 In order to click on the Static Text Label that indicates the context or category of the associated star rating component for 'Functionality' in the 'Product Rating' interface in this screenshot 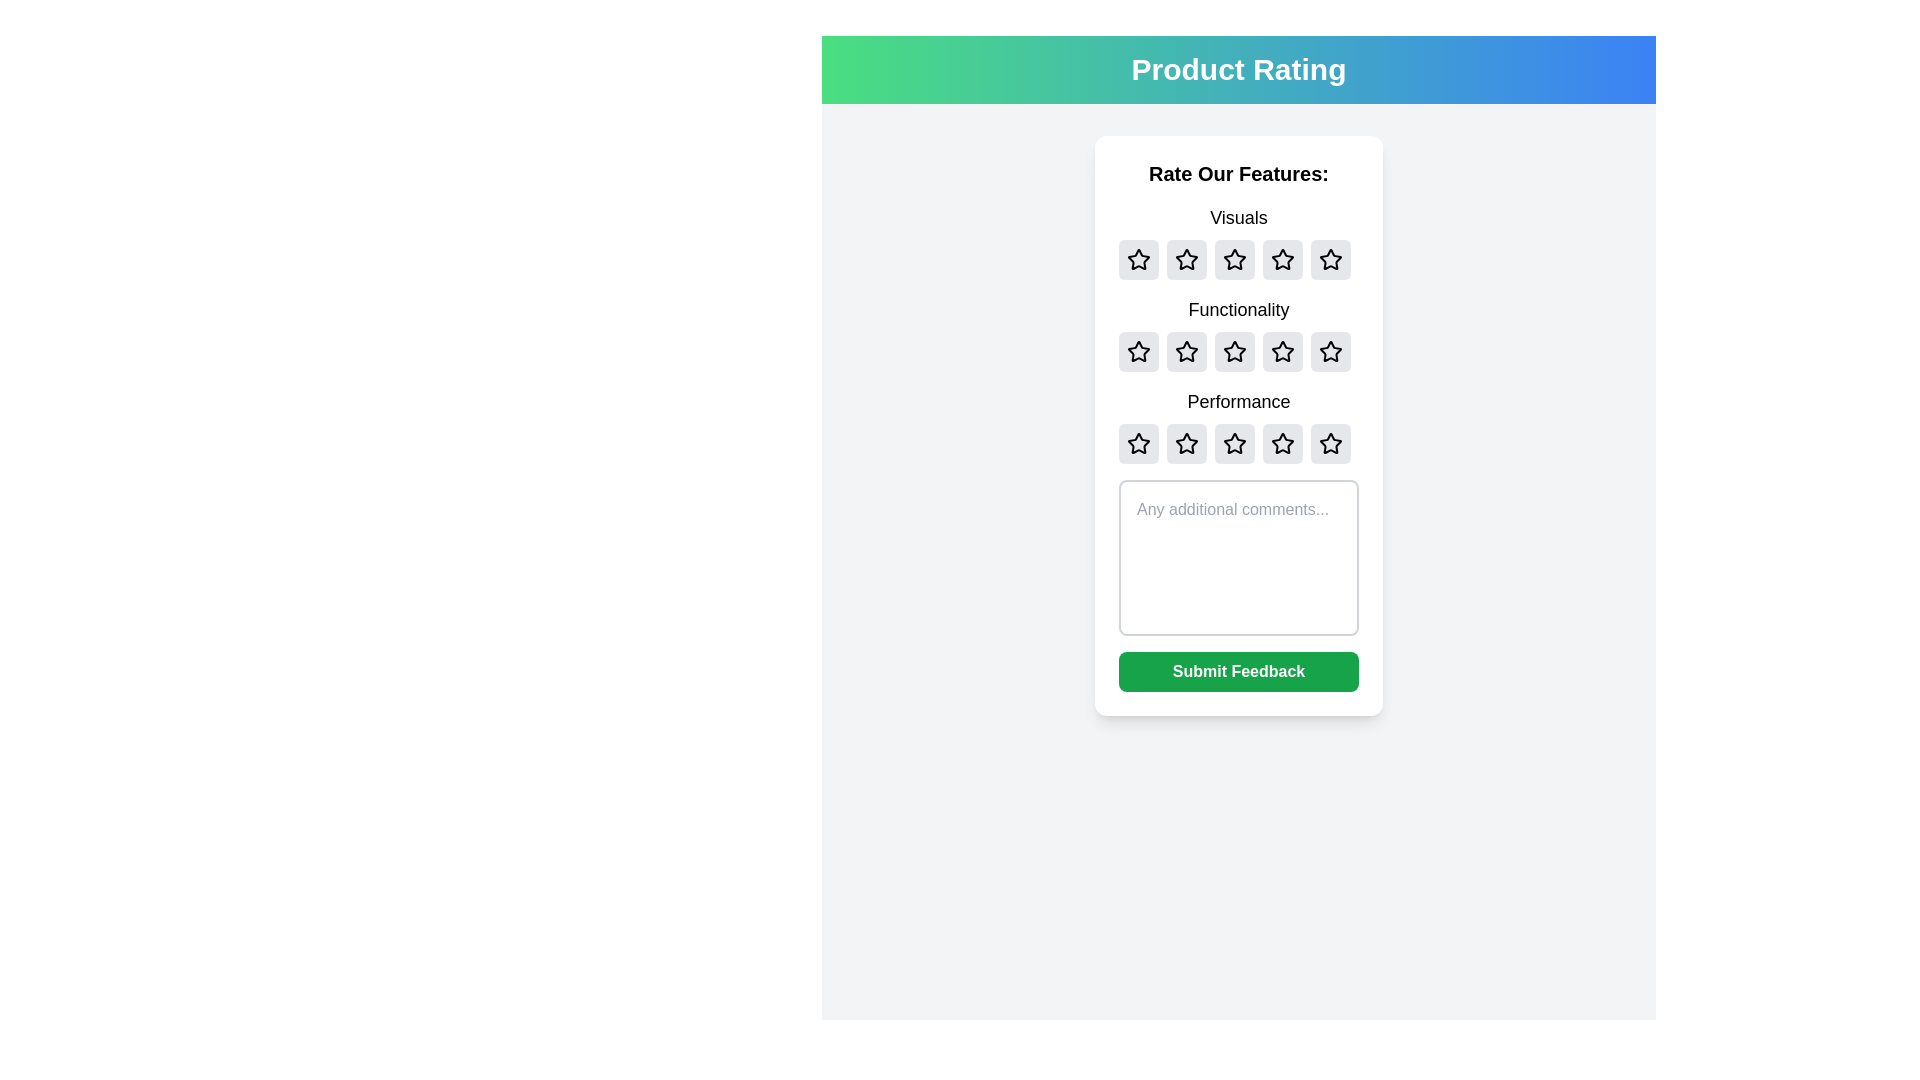, I will do `click(1237, 309)`.